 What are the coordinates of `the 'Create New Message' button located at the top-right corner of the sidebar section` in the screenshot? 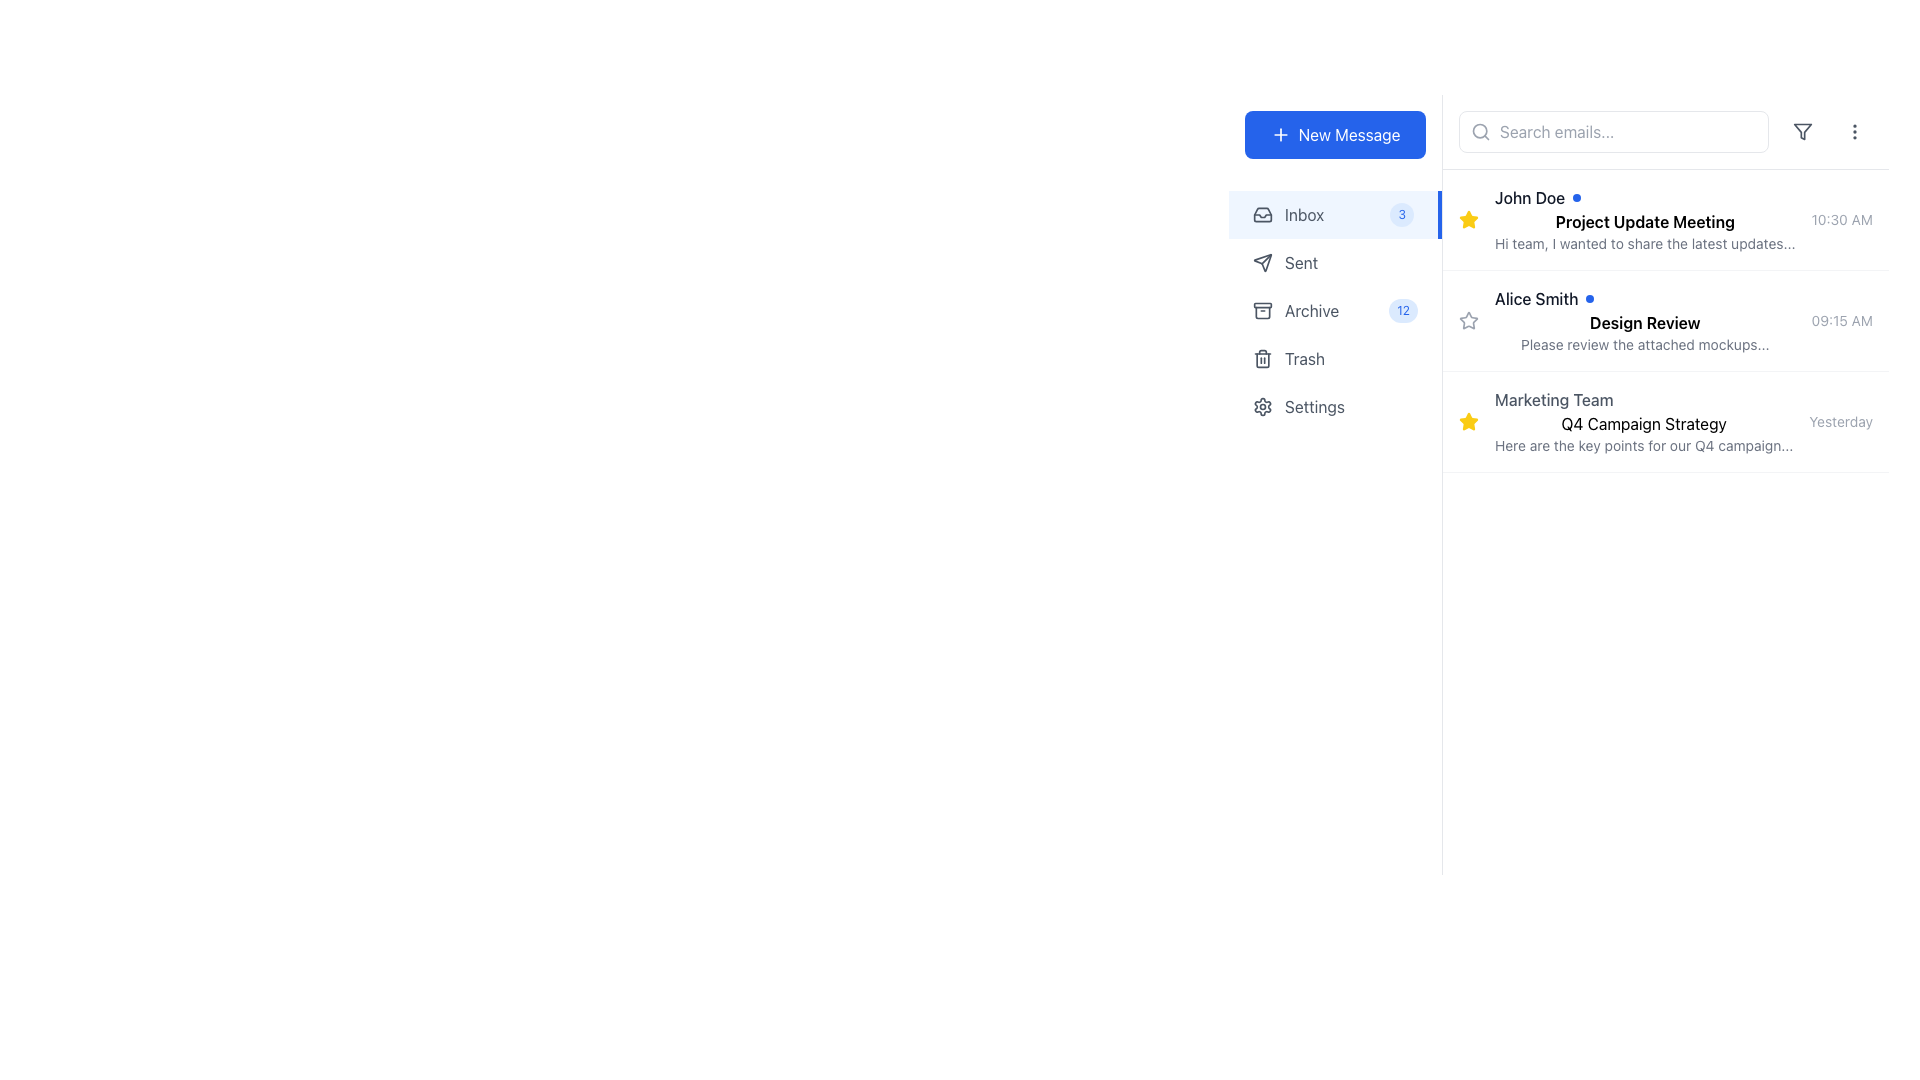 It's located at (1335, 135).